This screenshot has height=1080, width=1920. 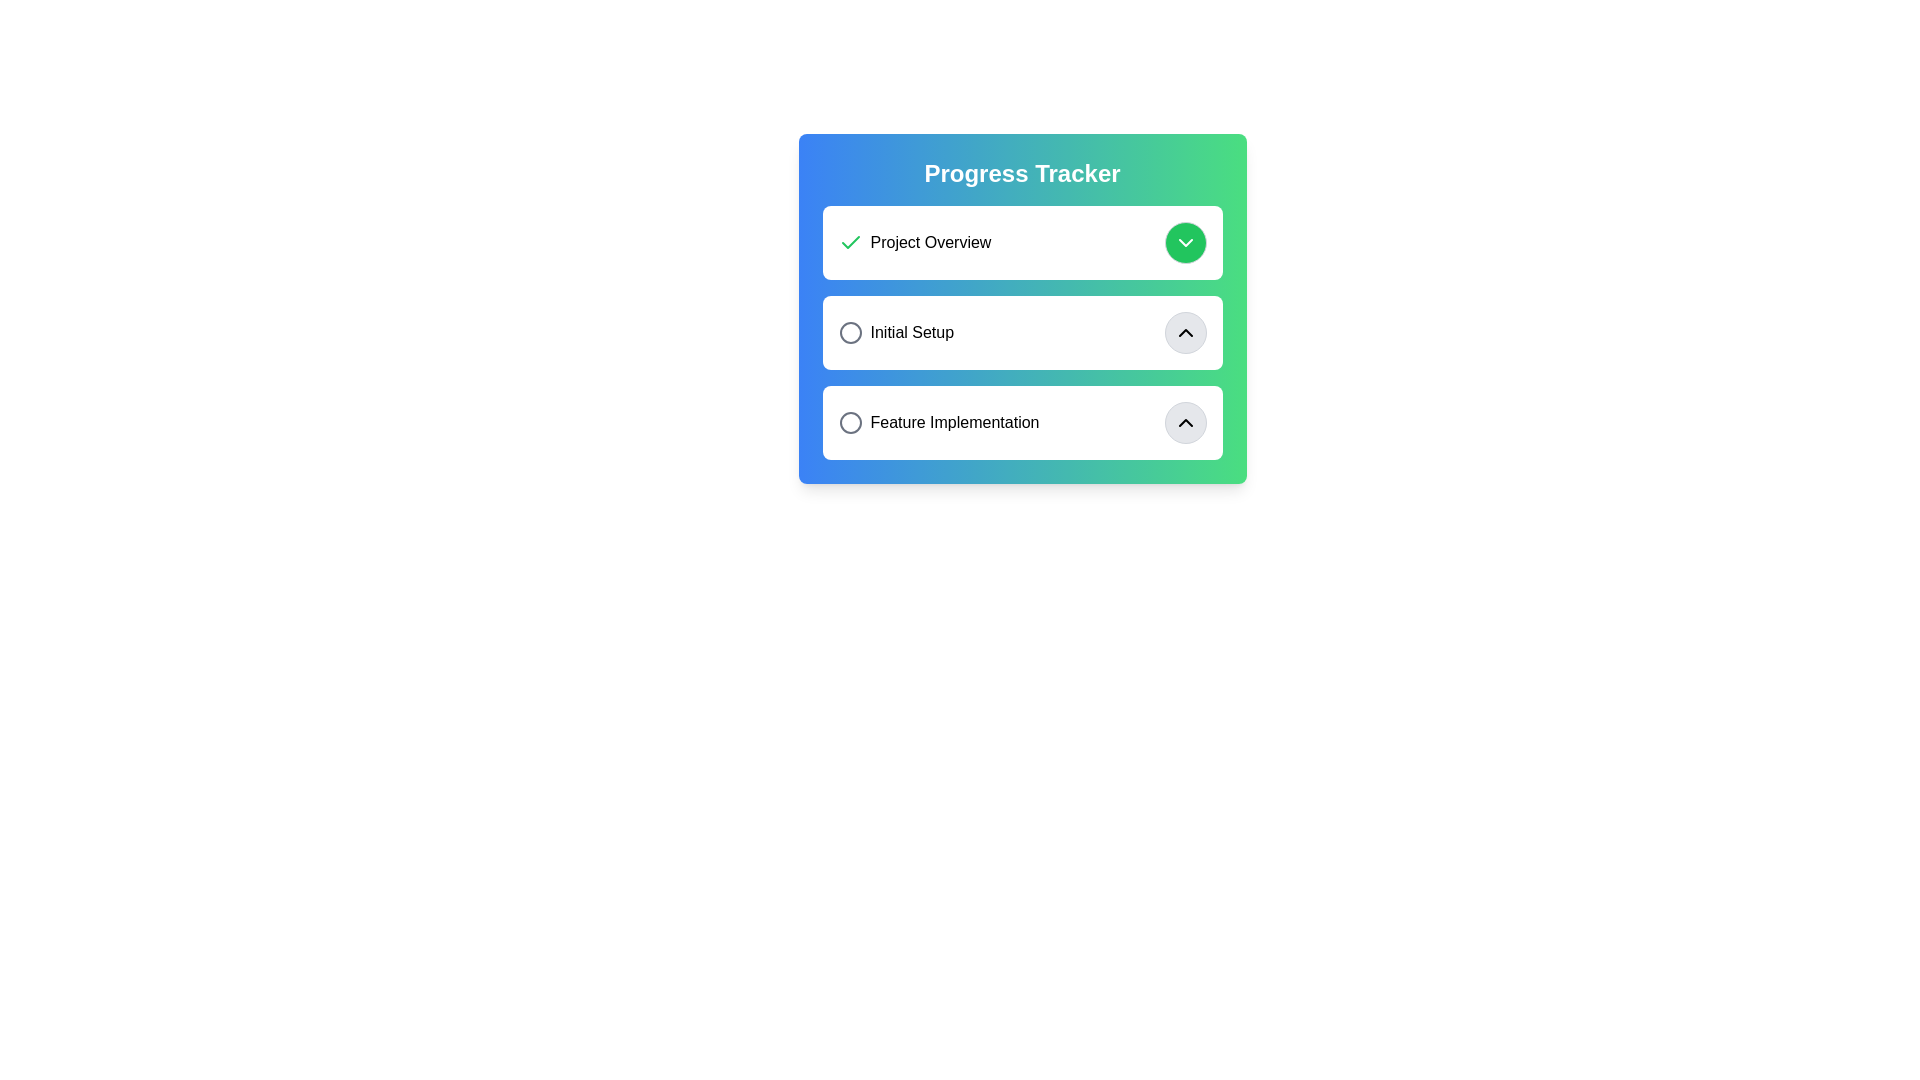 I want to click on the green checkmark icon located to the left of the 'Project Overview' text in the progress tracker interface, so click(x=850, y=242).